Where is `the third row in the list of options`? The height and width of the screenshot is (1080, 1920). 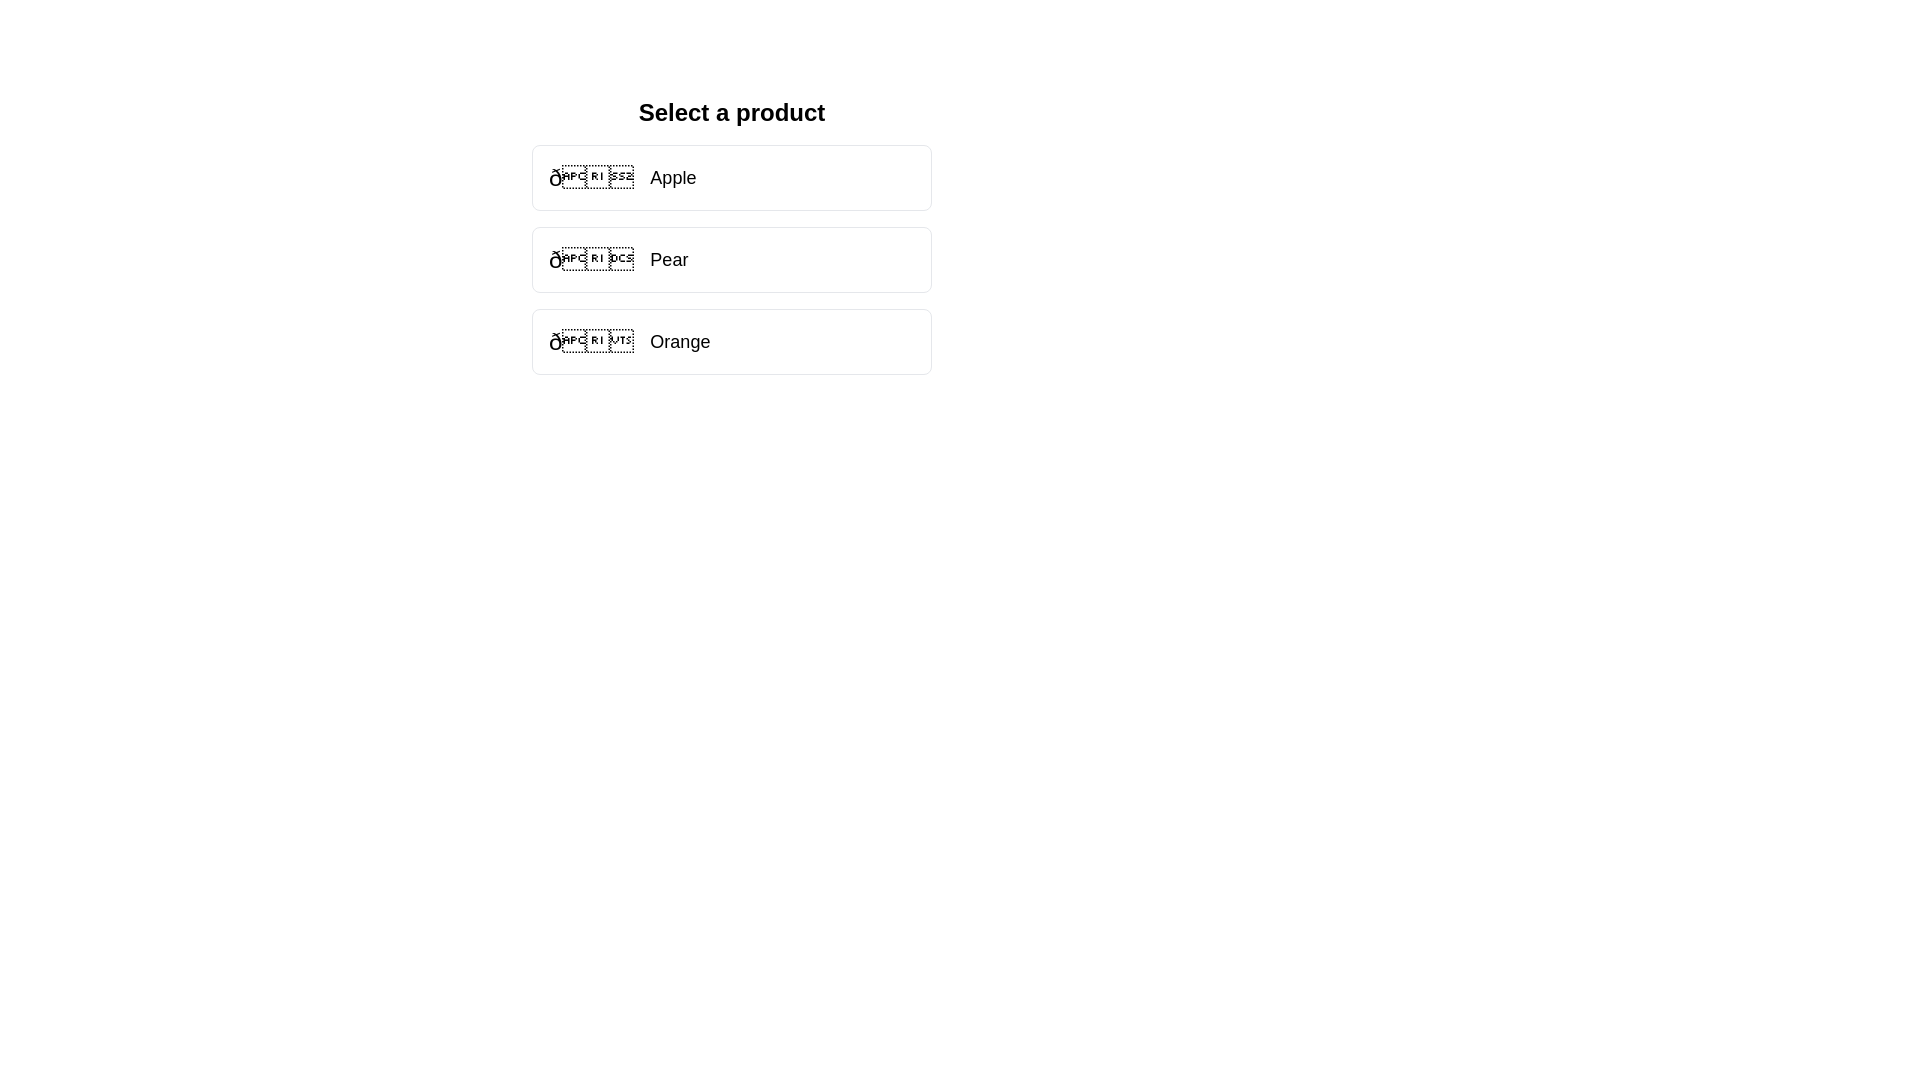
the third row in the list of options is located at coordinates (628, 341).